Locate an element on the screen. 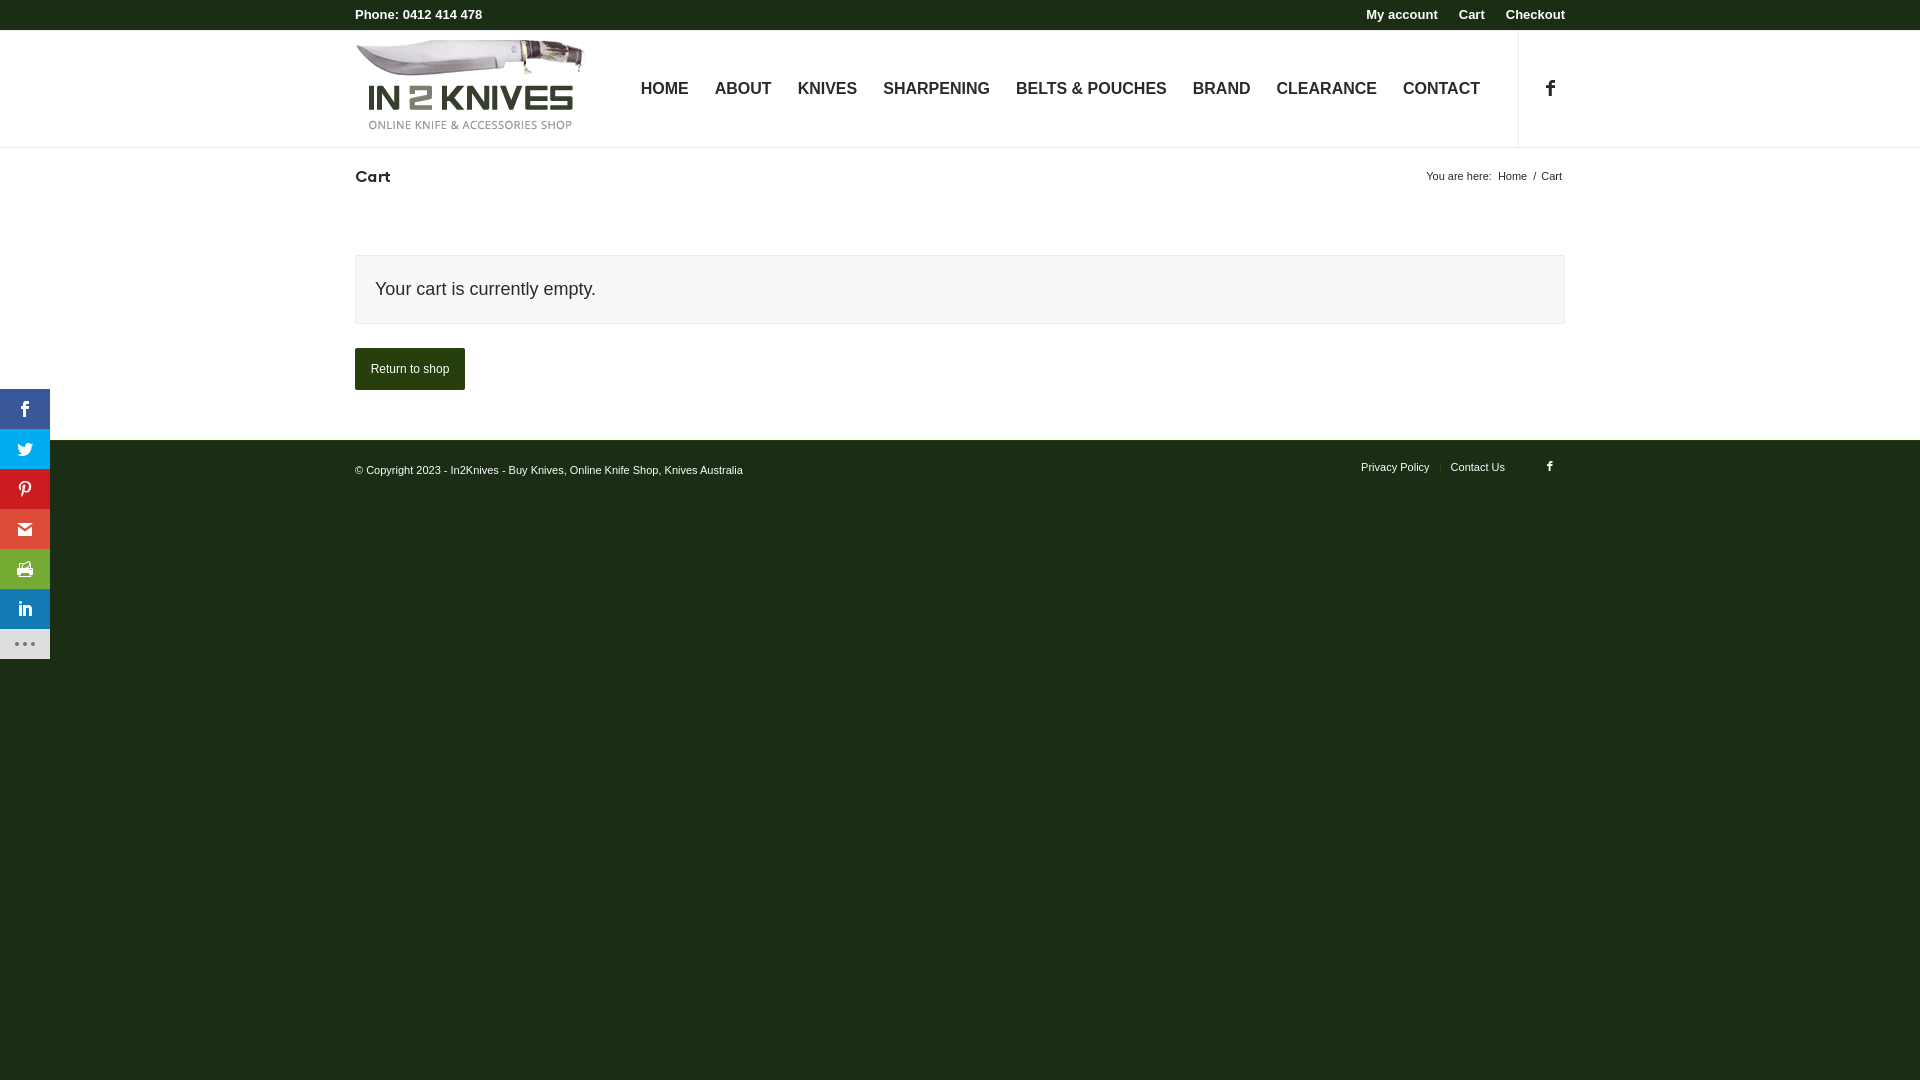 This screenshot has width=1920, height=1080. 'BRAND' is located at coordinates (1221, 87).